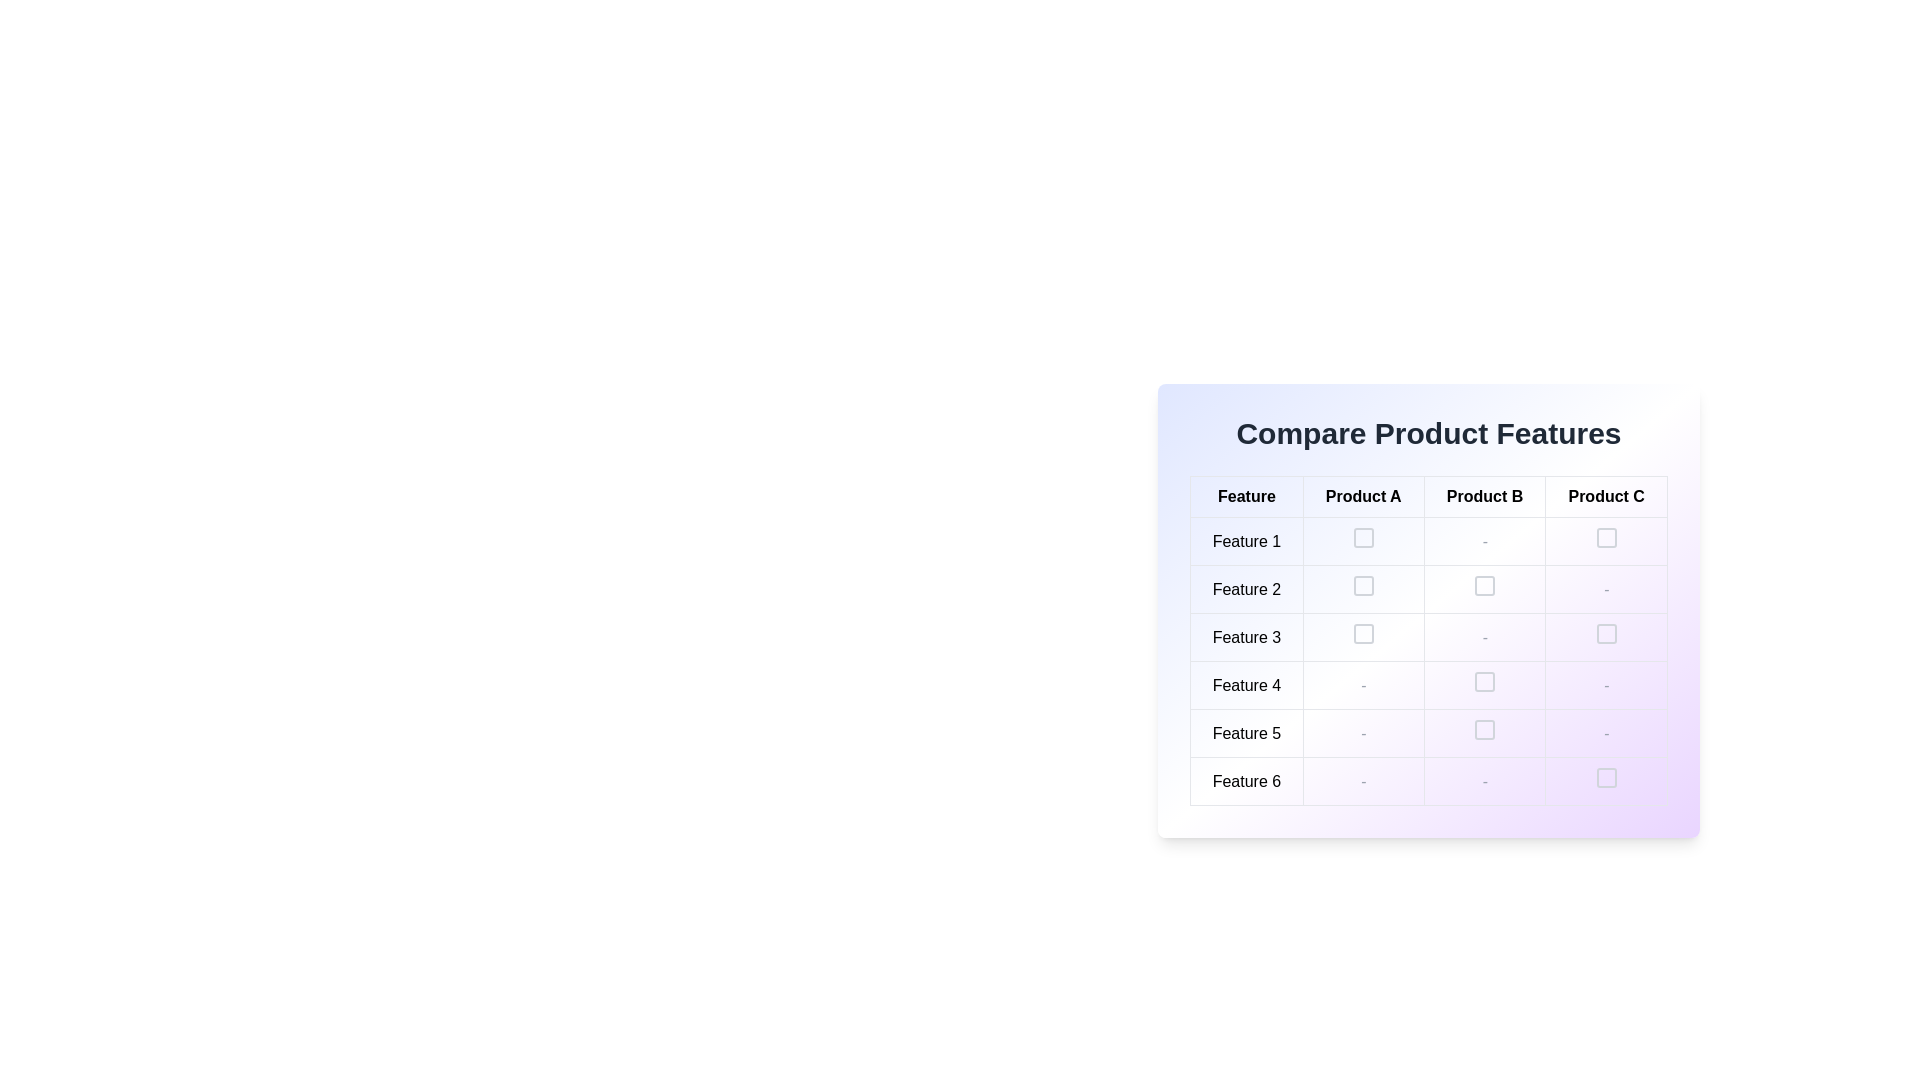 The image size is (1920, 1080). What do you see at coordinates (1428, 684) in the screenshot?
I see `the interactive parts of the Table Row labeled 'Feature 4' within the comparison table titled 'Compare Product Features'` at bounding box center [1428, 684].